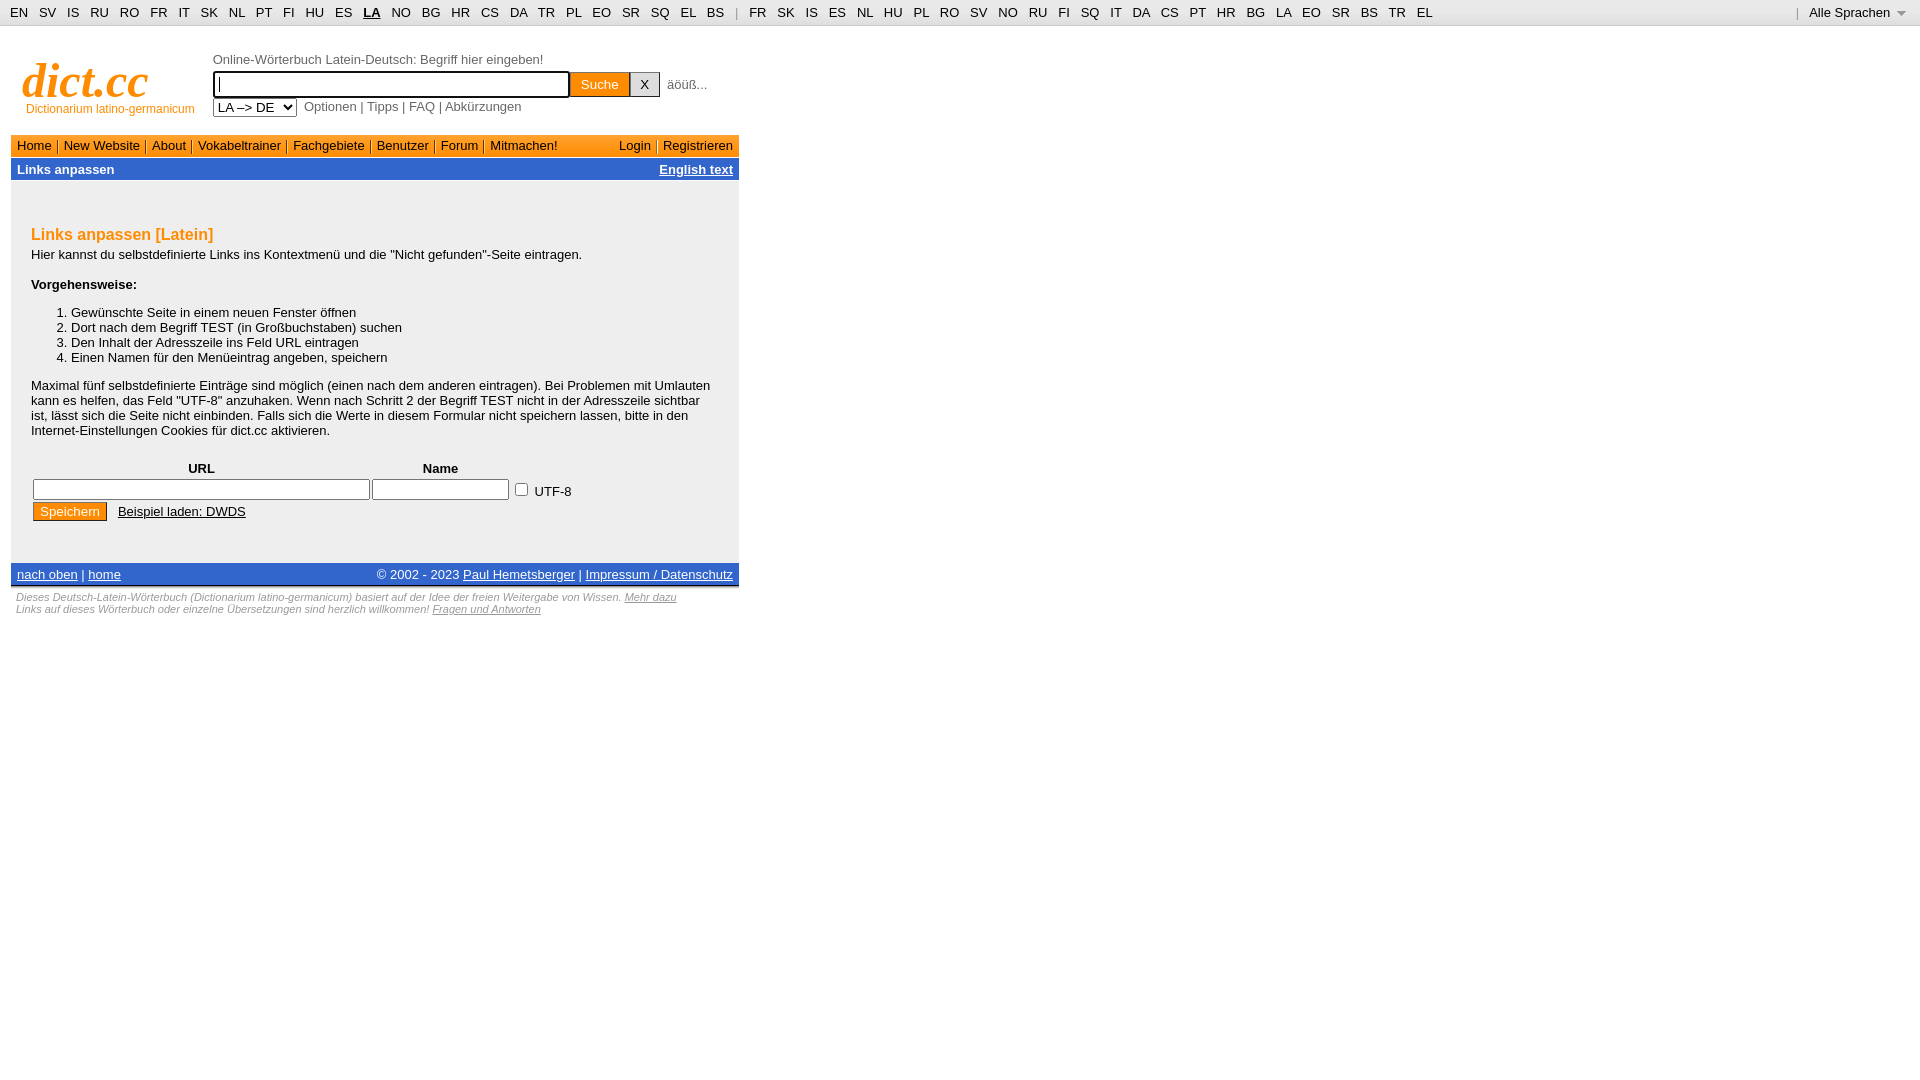 The height and width of the screenshot is (1080, 1920). I want to click on 'SQ', so click(660, 12).